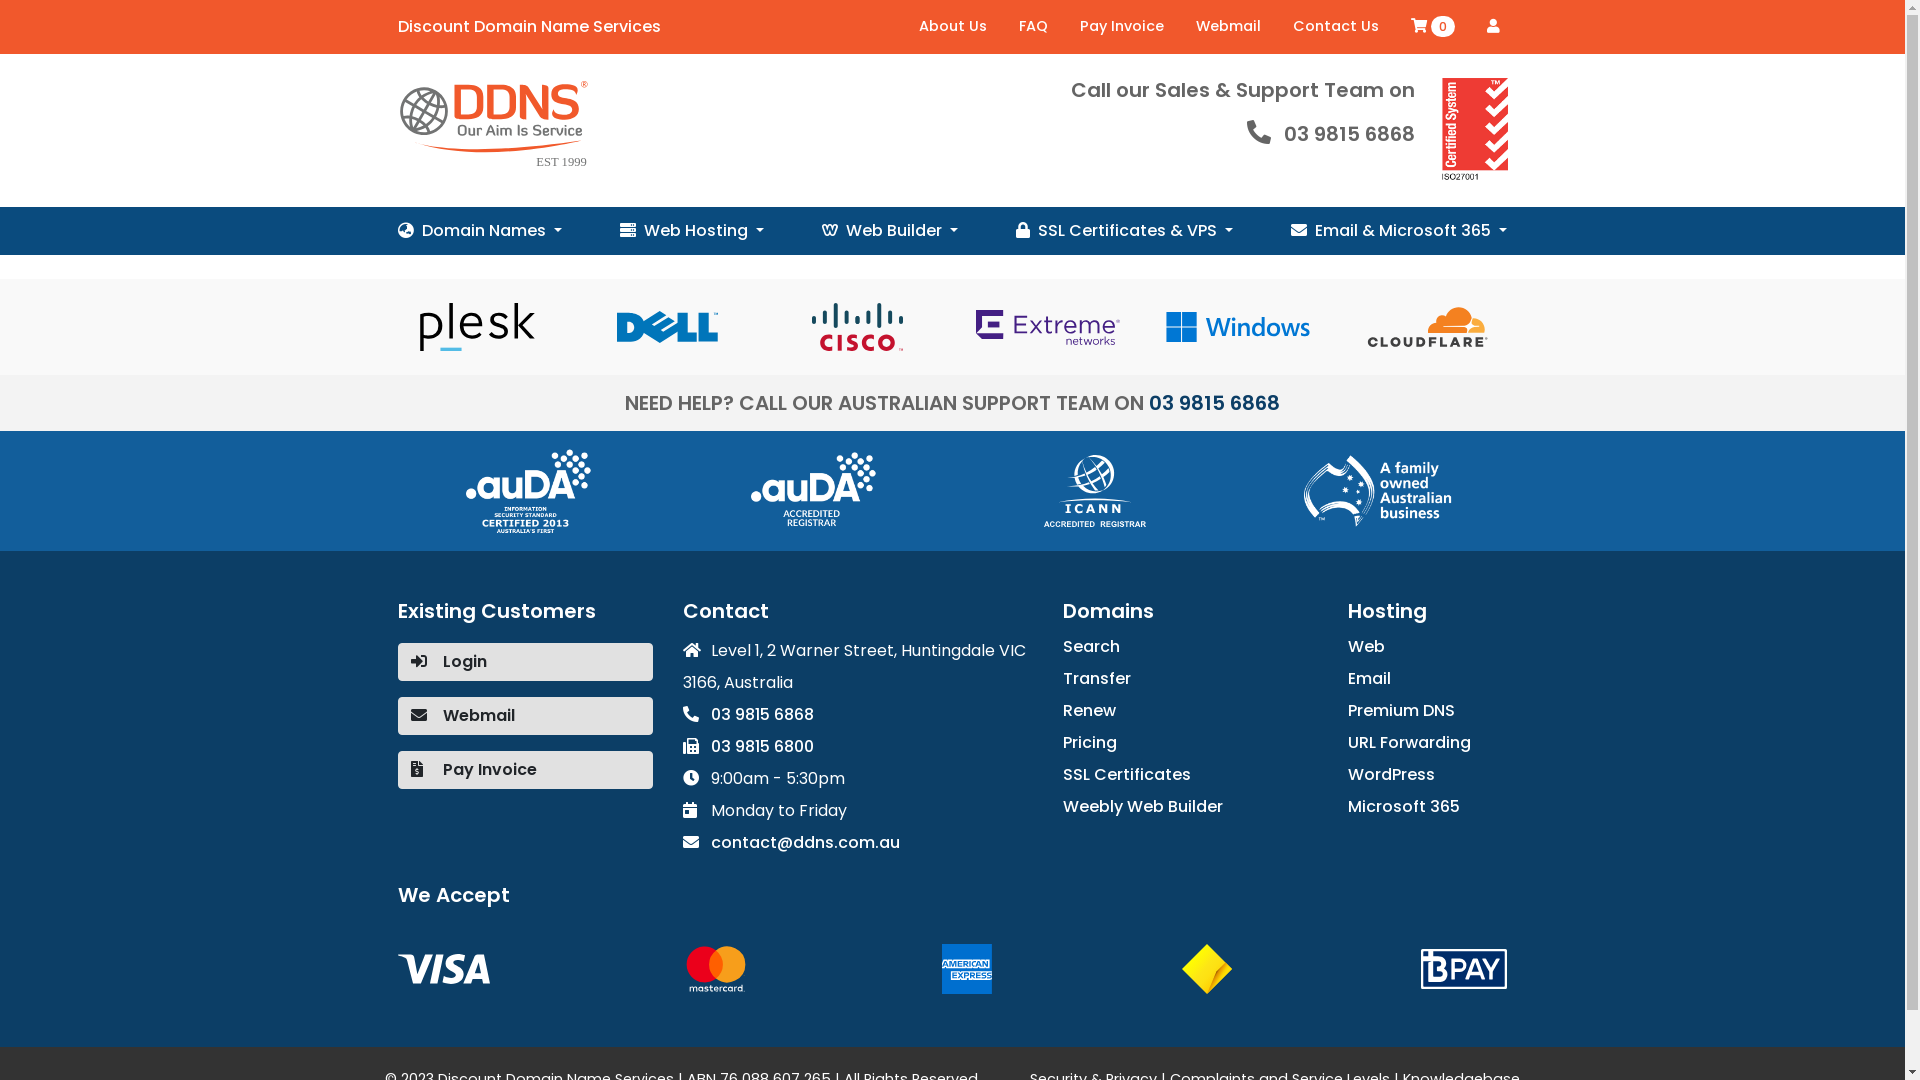 The image size is (1920, 1080). I want to click on 'Transfer', so click(1189, 677).